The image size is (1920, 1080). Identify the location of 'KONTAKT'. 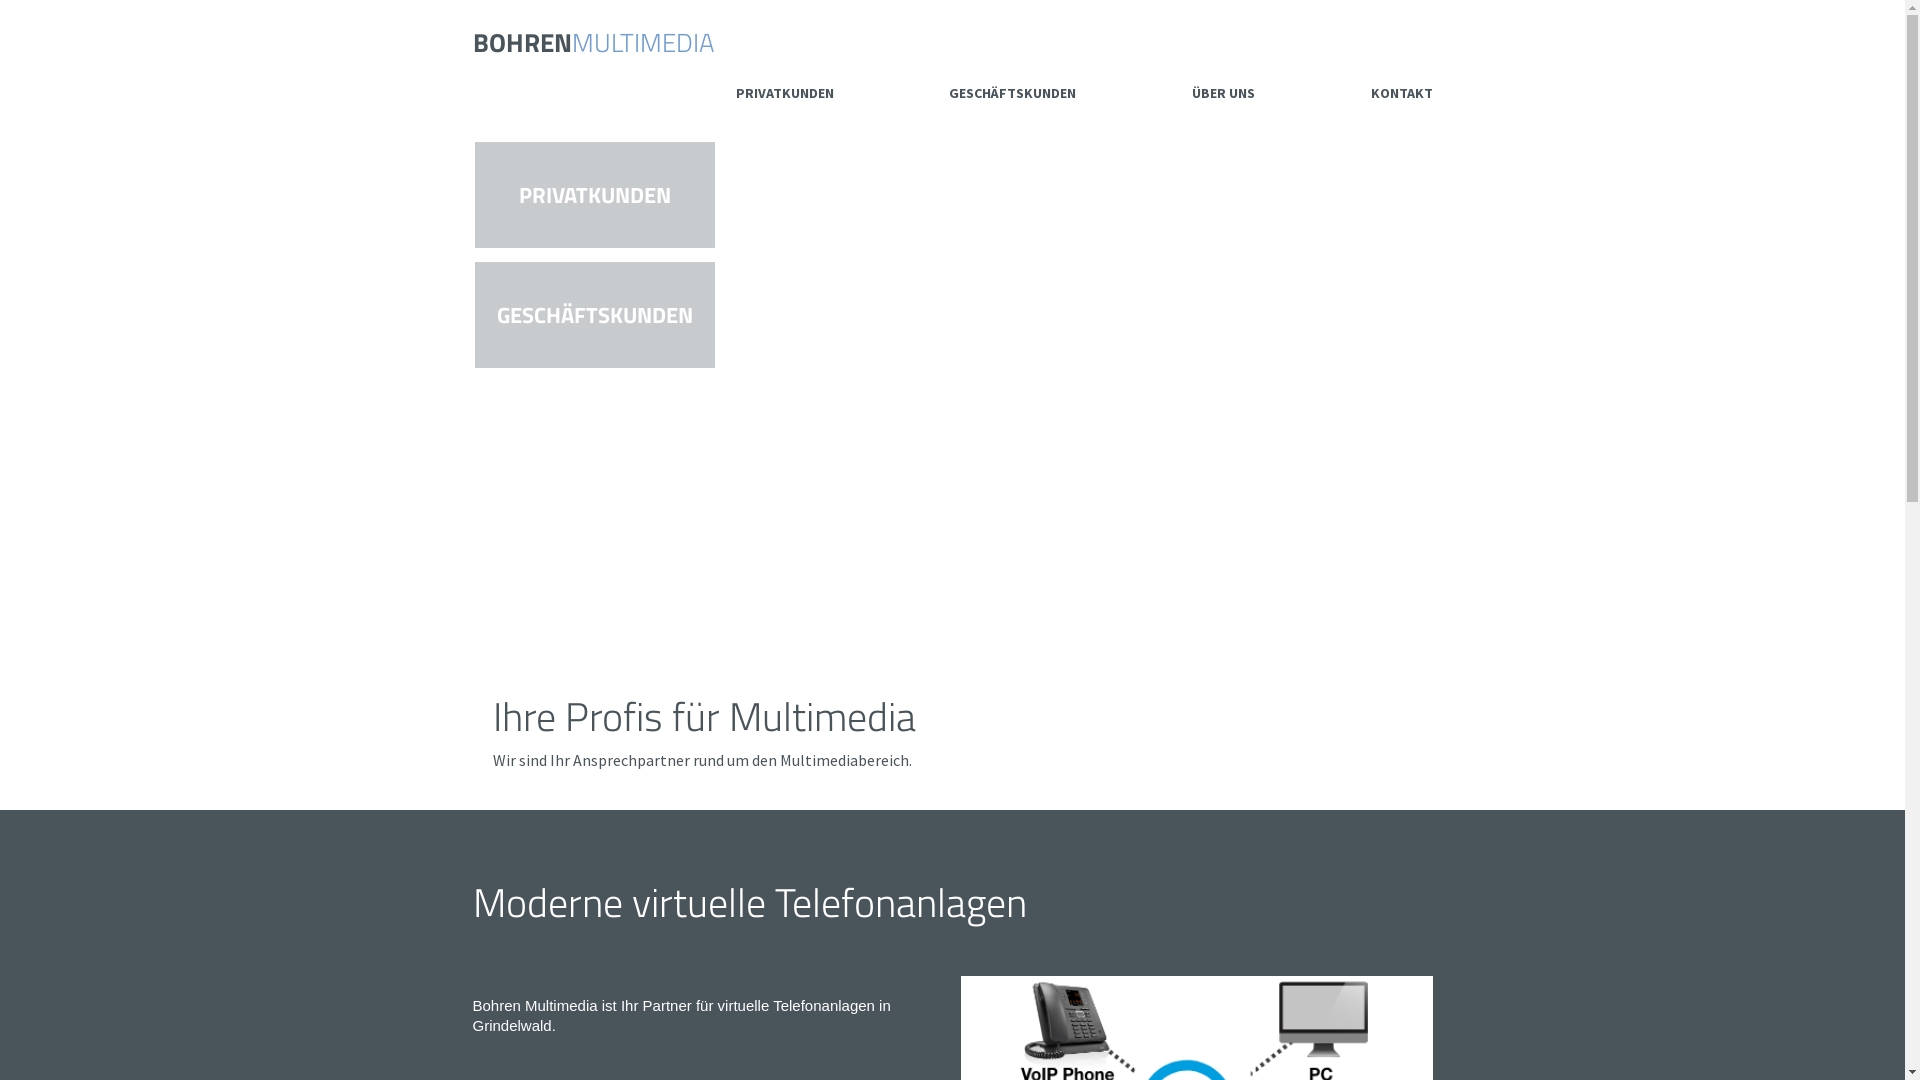
(1400, 92).